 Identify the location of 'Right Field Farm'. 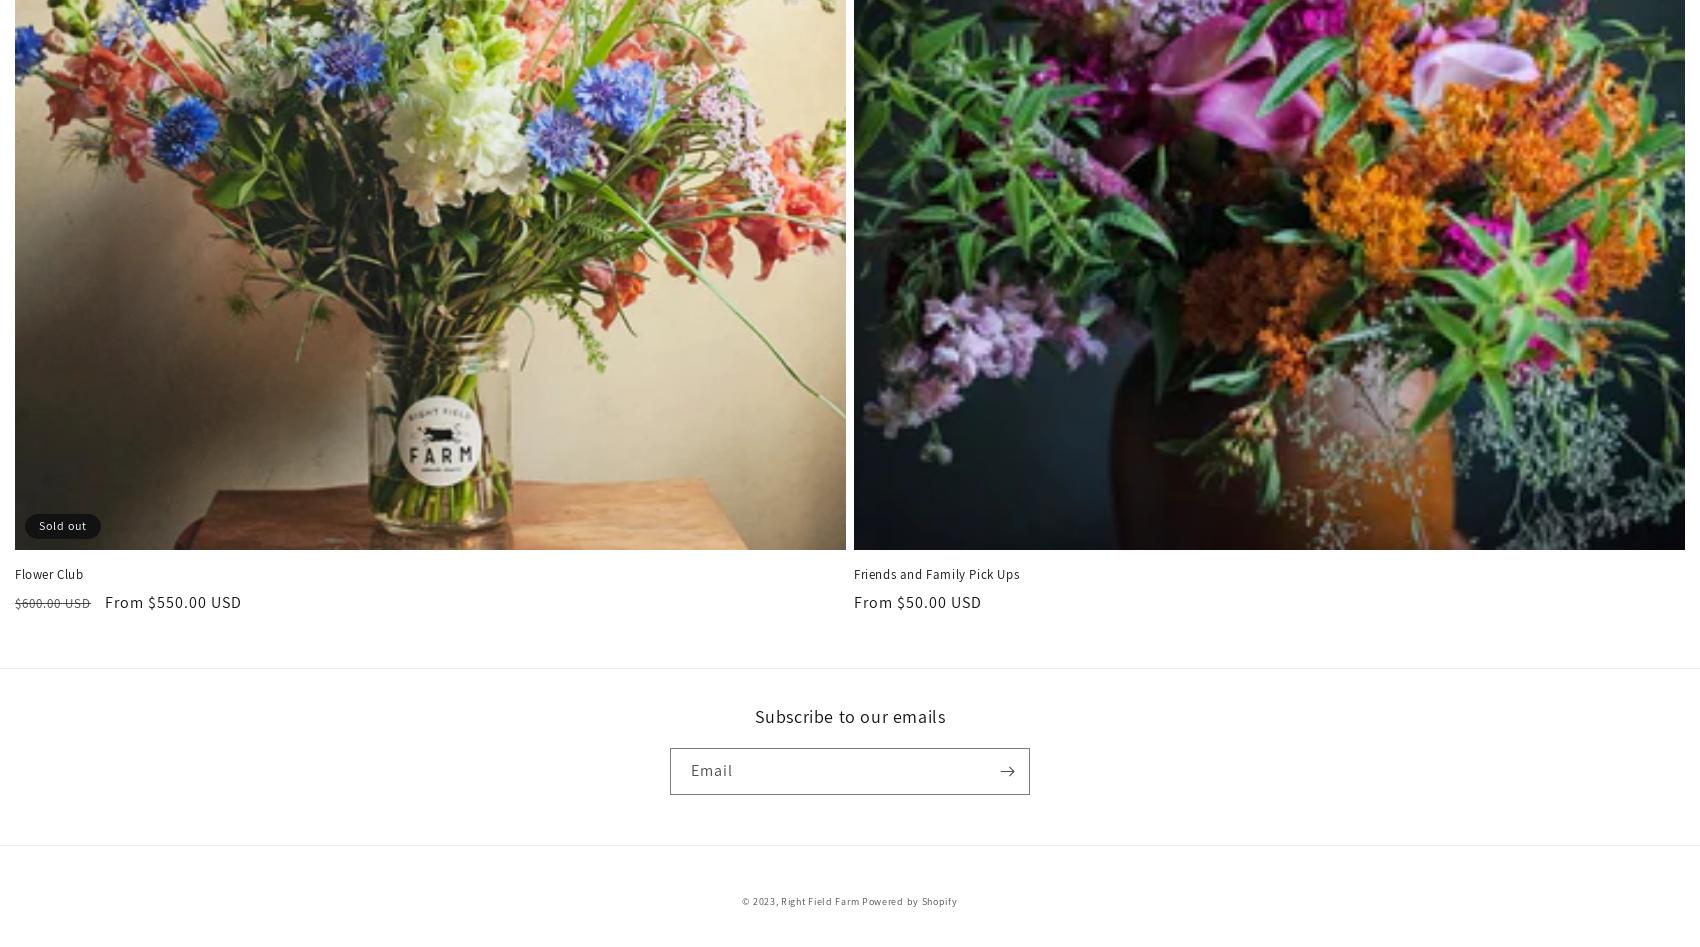
(779, 900).